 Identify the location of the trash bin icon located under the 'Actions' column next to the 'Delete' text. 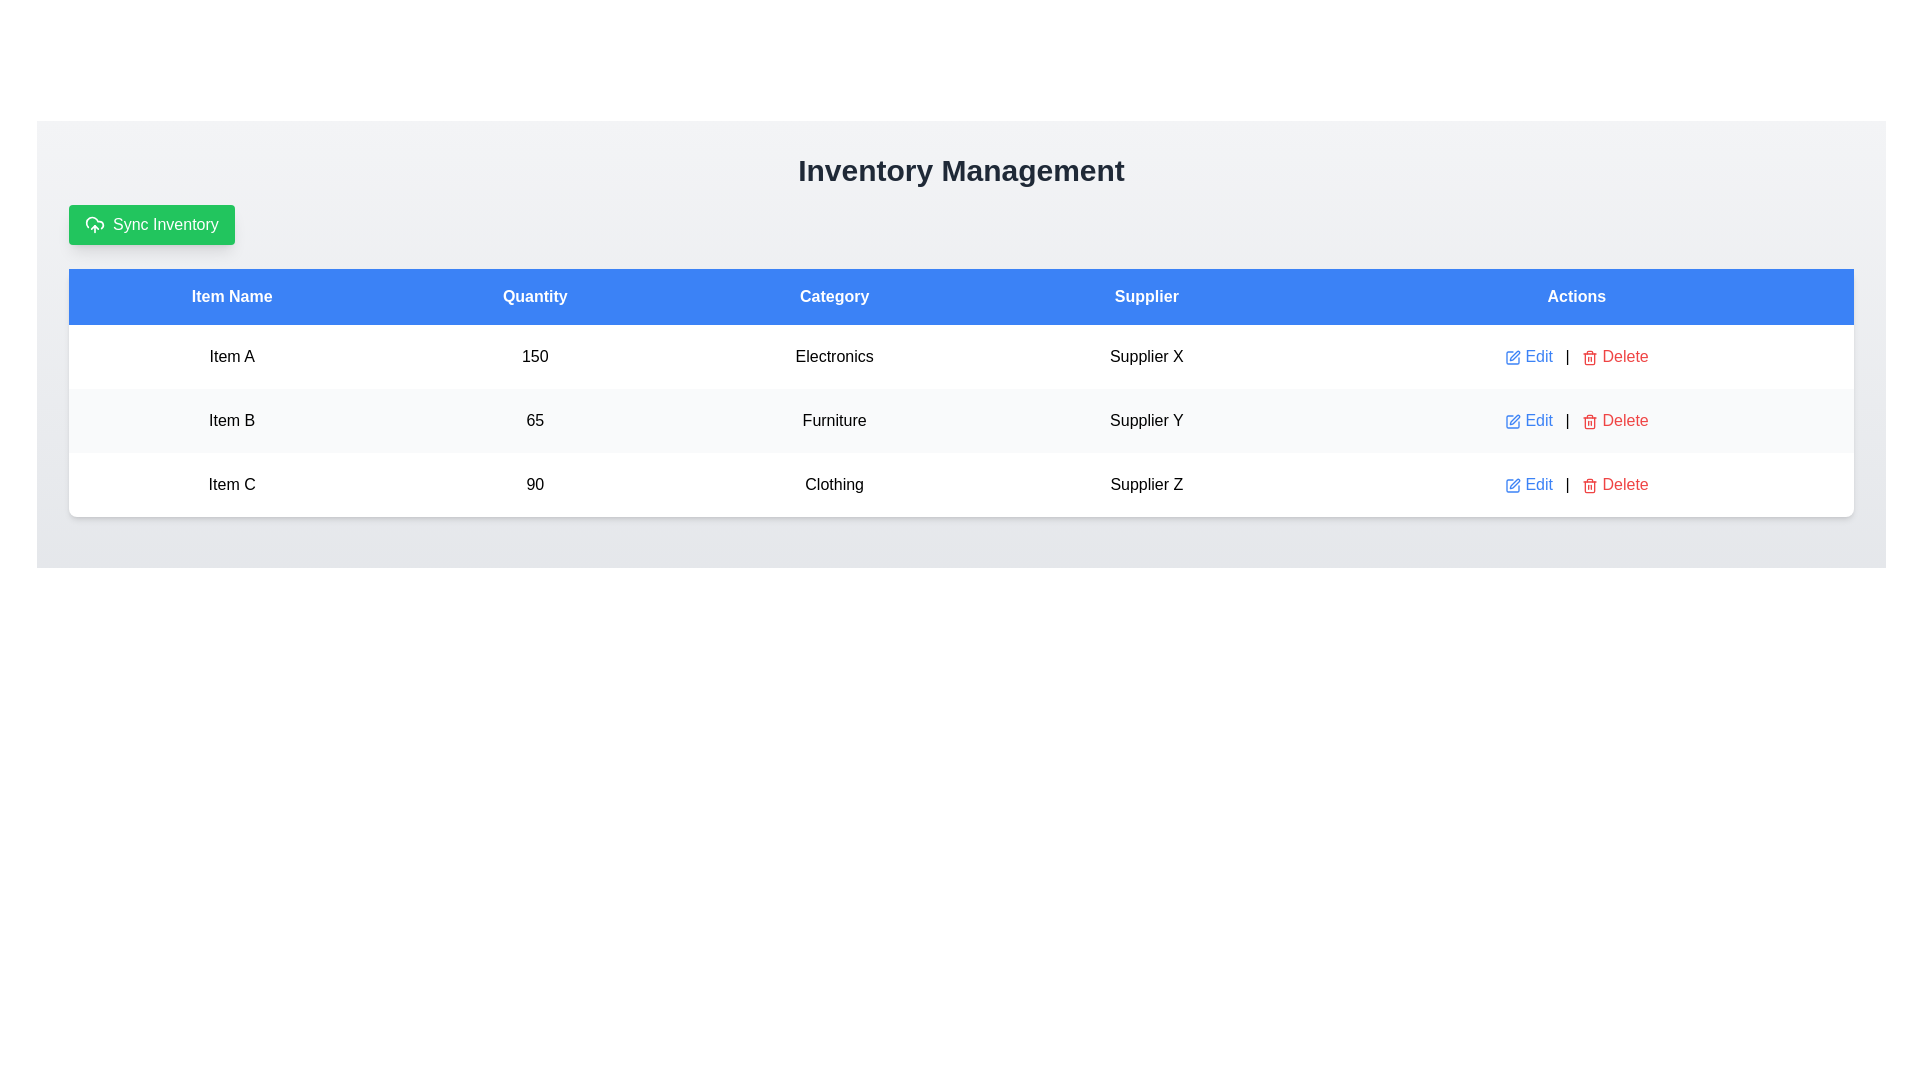
(1589, 356).